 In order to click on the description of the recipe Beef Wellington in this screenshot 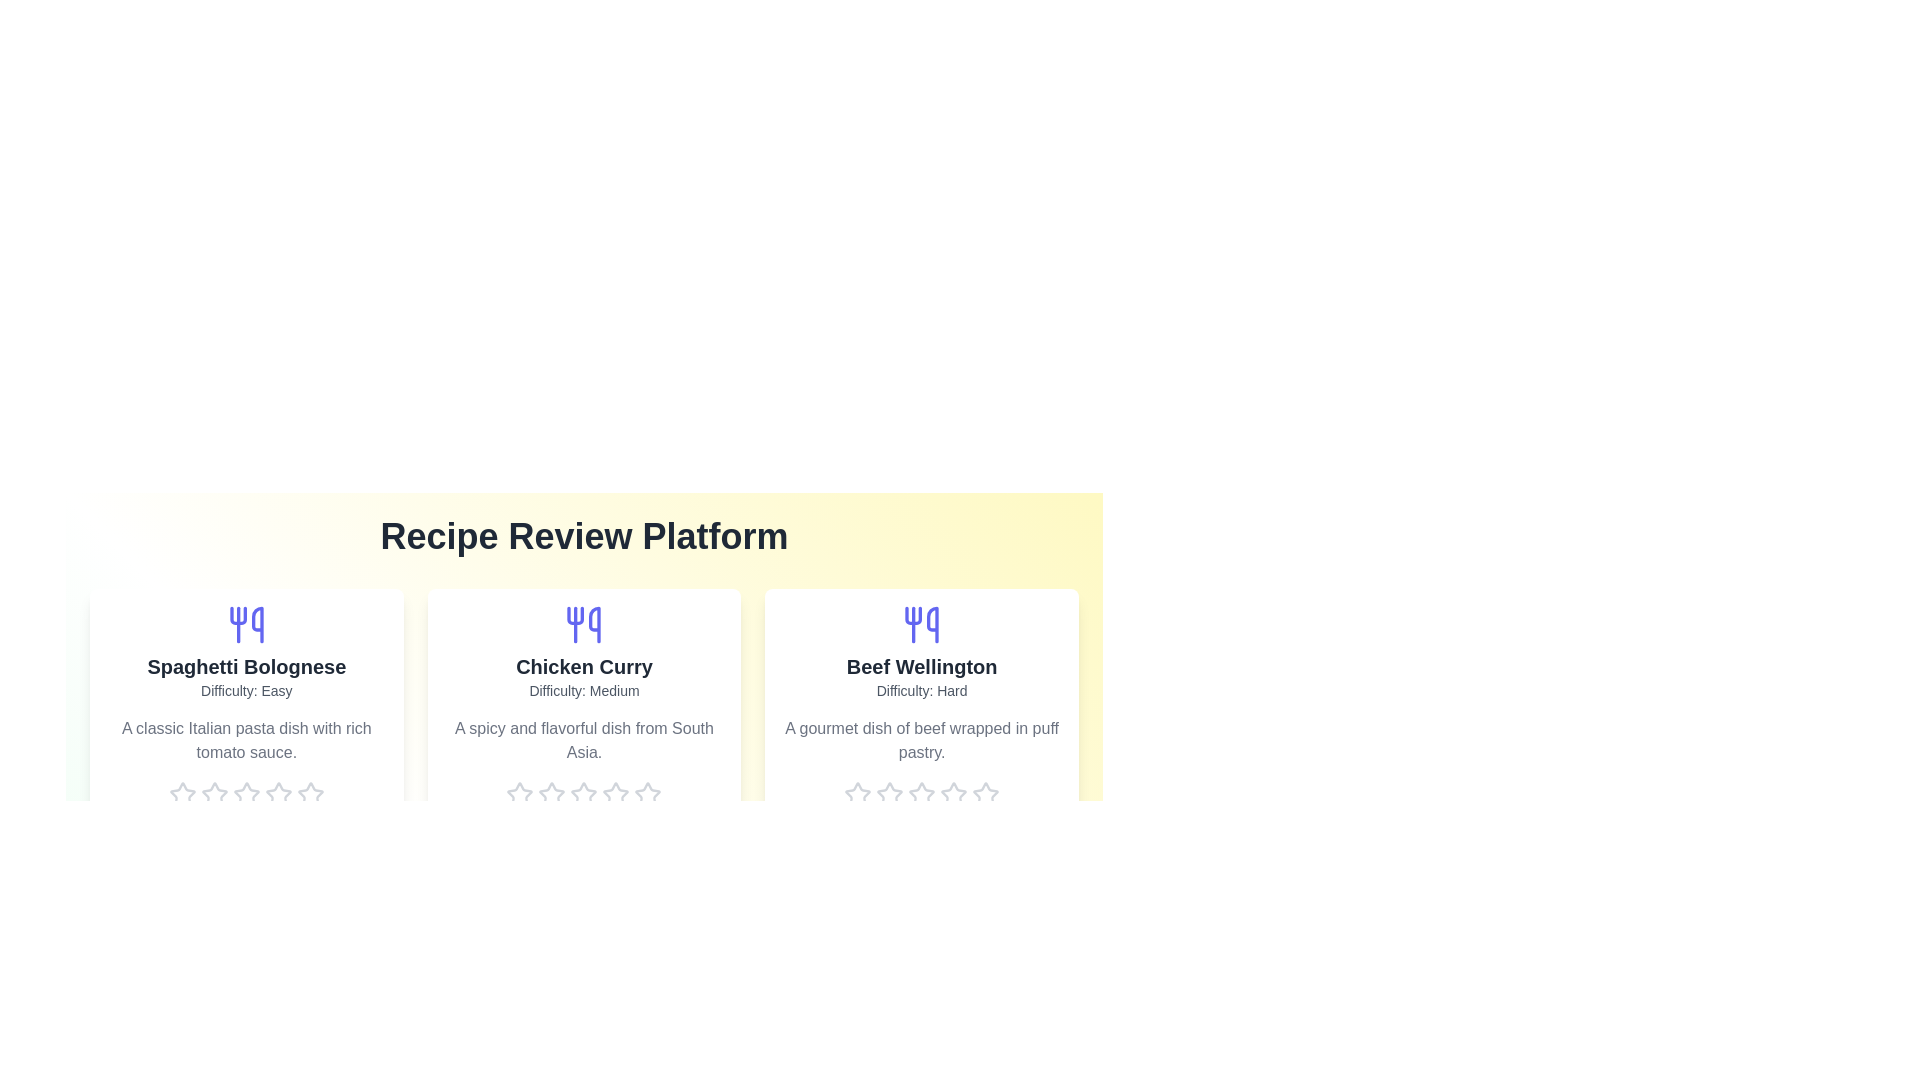, I will do `click(921, 740)`.